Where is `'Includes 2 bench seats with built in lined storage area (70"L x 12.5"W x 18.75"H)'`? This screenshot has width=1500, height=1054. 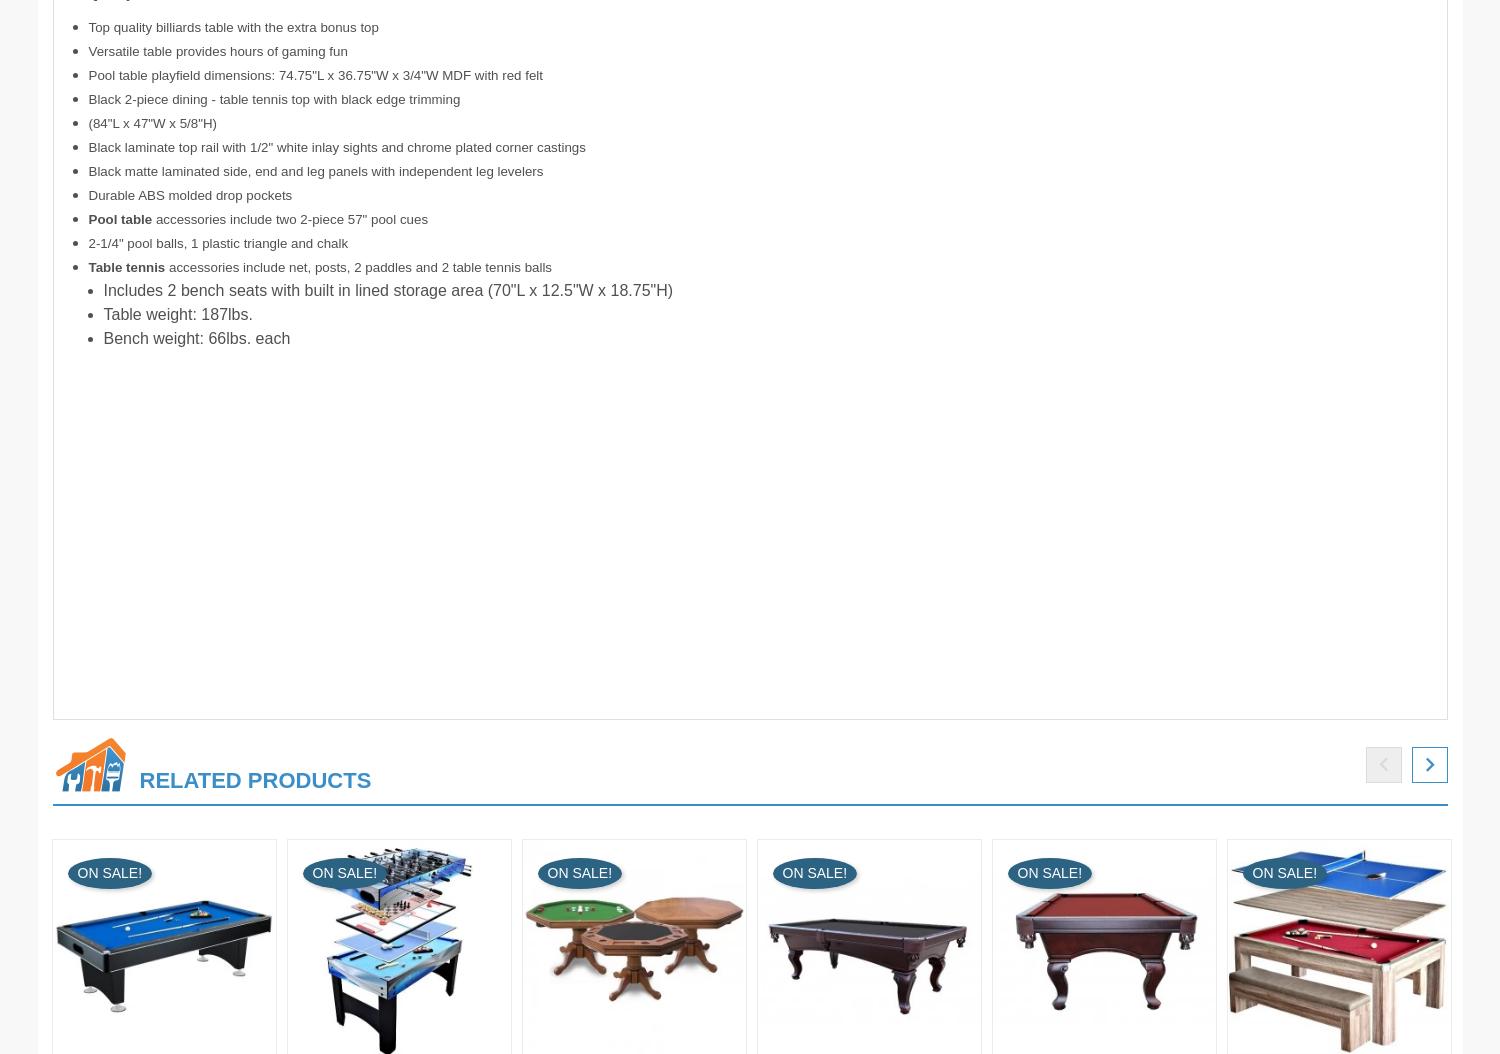 'Includes 2 bench seats with built in lined storage area (70"L x 12.5"W x 18.75"H)' is located at coordinates (388, 289).